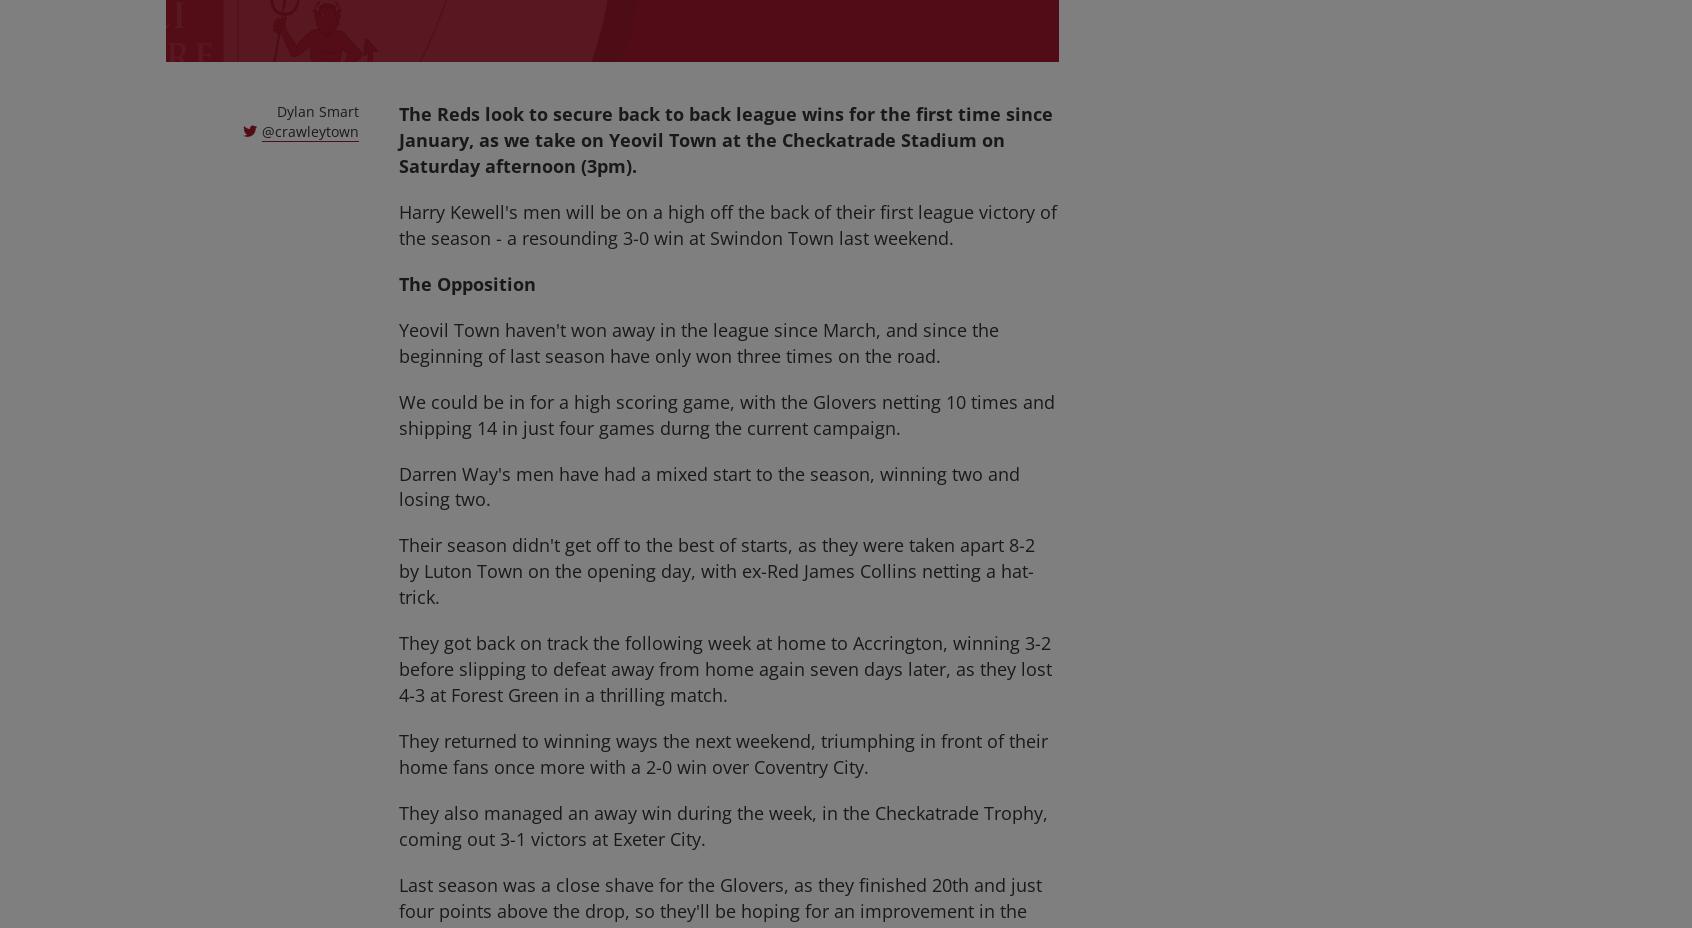 This screenshot has width=1692, height=928. I want to click on 'Dylan Smart', so click(316, 109).